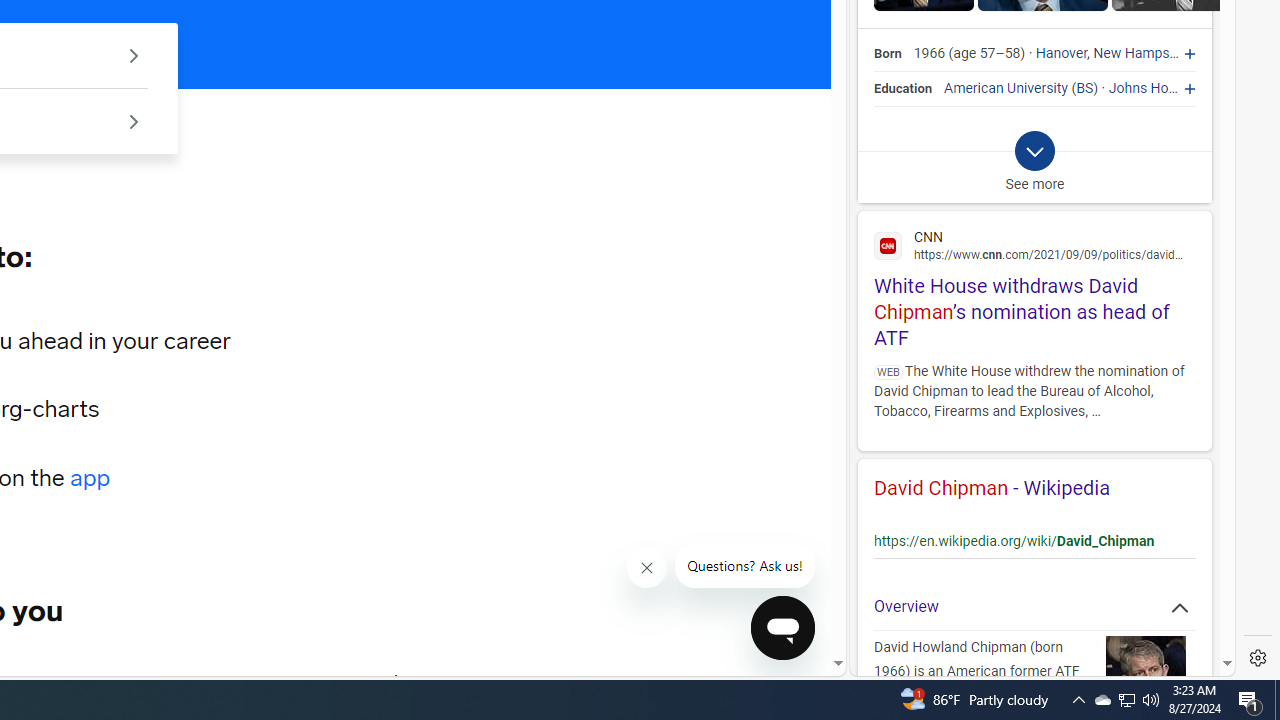  I want to click on 'Class: sc-1k07fow-1 cbnSms', so click(781, 626).